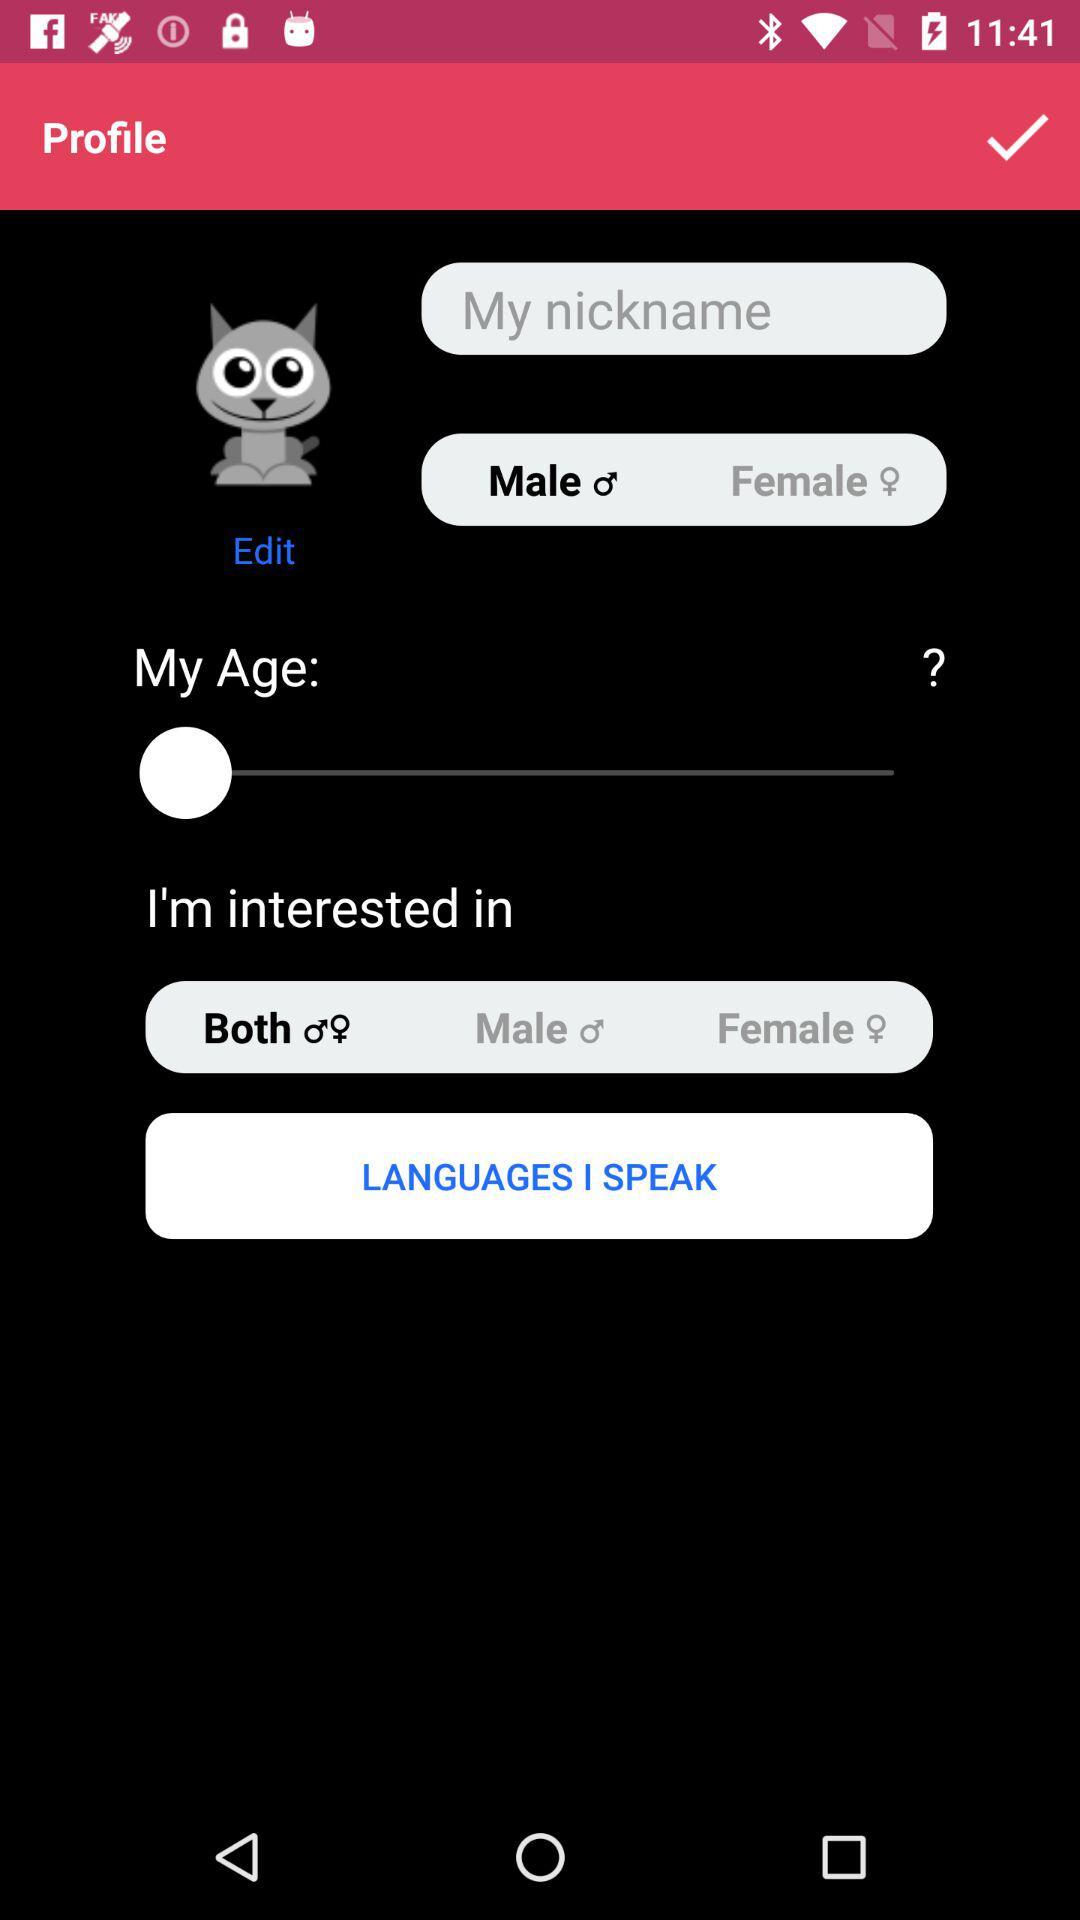 The height and width of the screenshot is (1920, 1080). I want to click on edit your picture, so click(262, 393).